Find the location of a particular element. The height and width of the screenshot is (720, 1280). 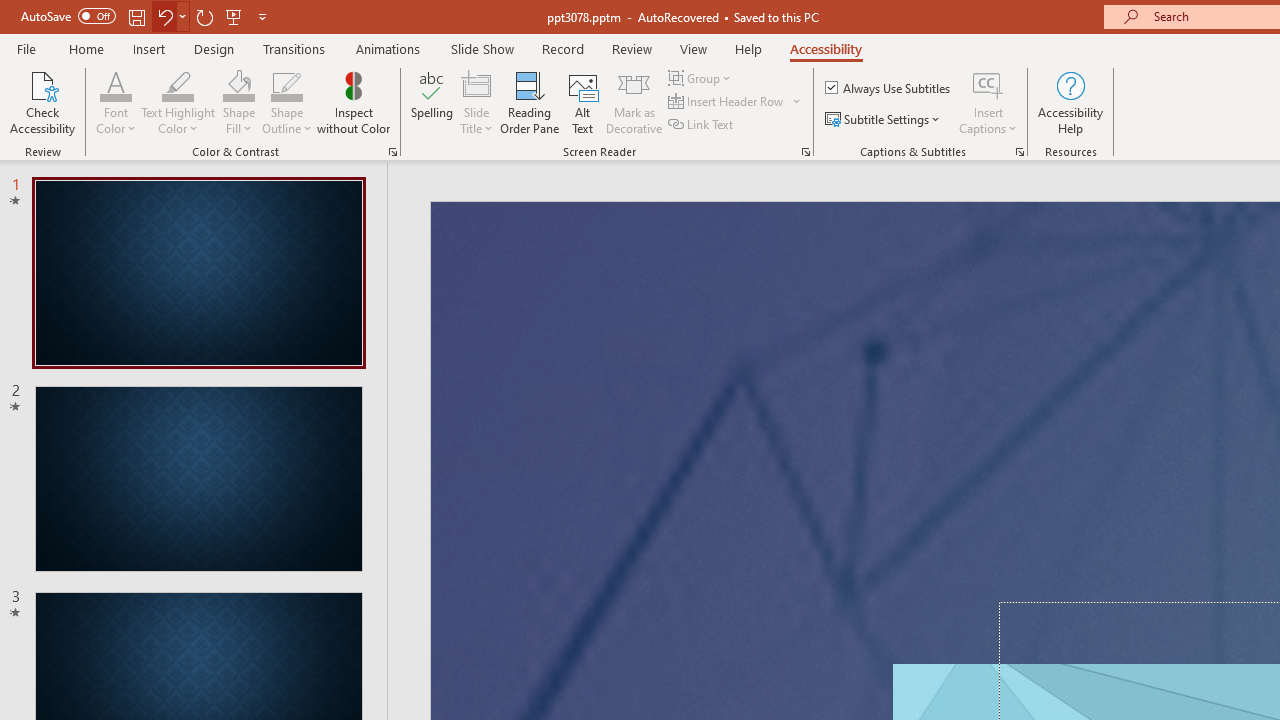

'Insert Header Row' is located at coordinates (735, 101).